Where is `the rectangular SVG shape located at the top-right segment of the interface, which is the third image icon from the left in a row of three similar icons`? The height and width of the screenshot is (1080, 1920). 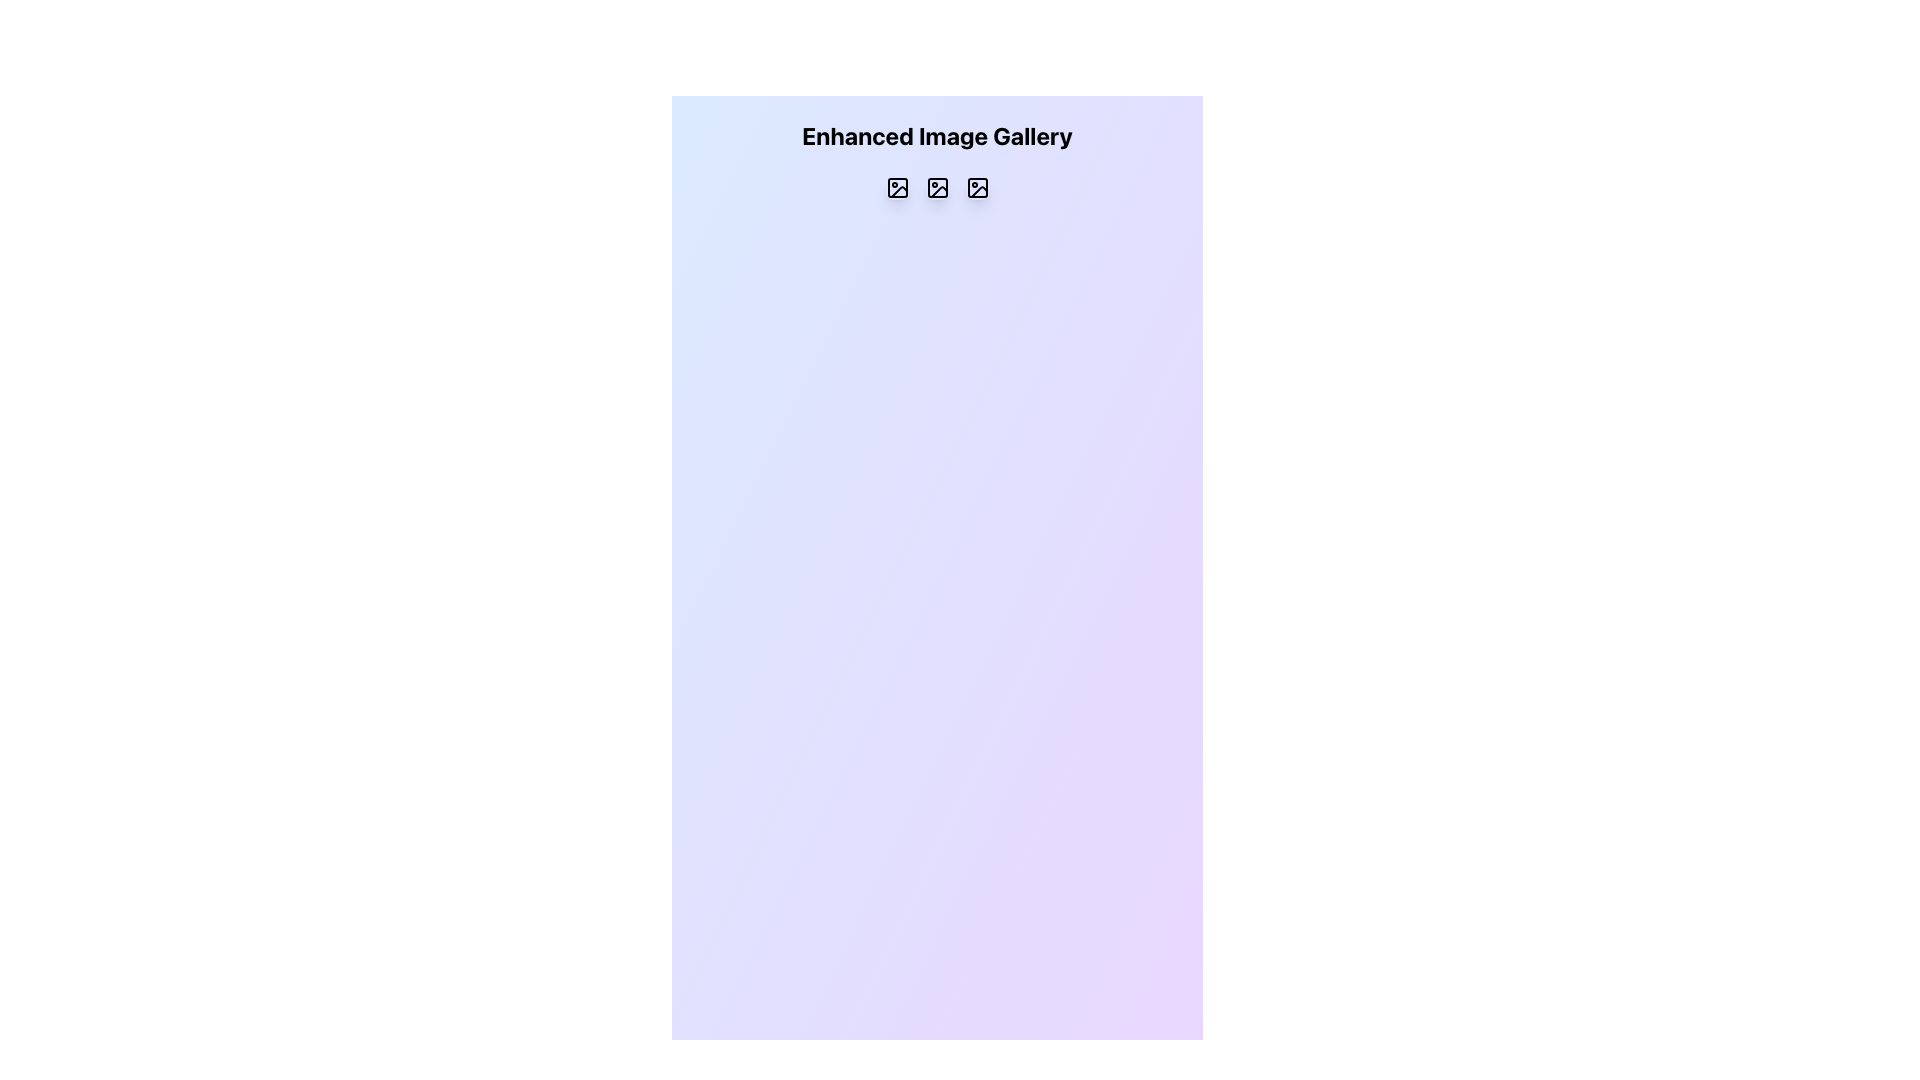 the rectangular SVG shape located at the top-right segment of the interface, which is the third image icon from the left in a row of three similar icons is located at coordinates (977, 188).